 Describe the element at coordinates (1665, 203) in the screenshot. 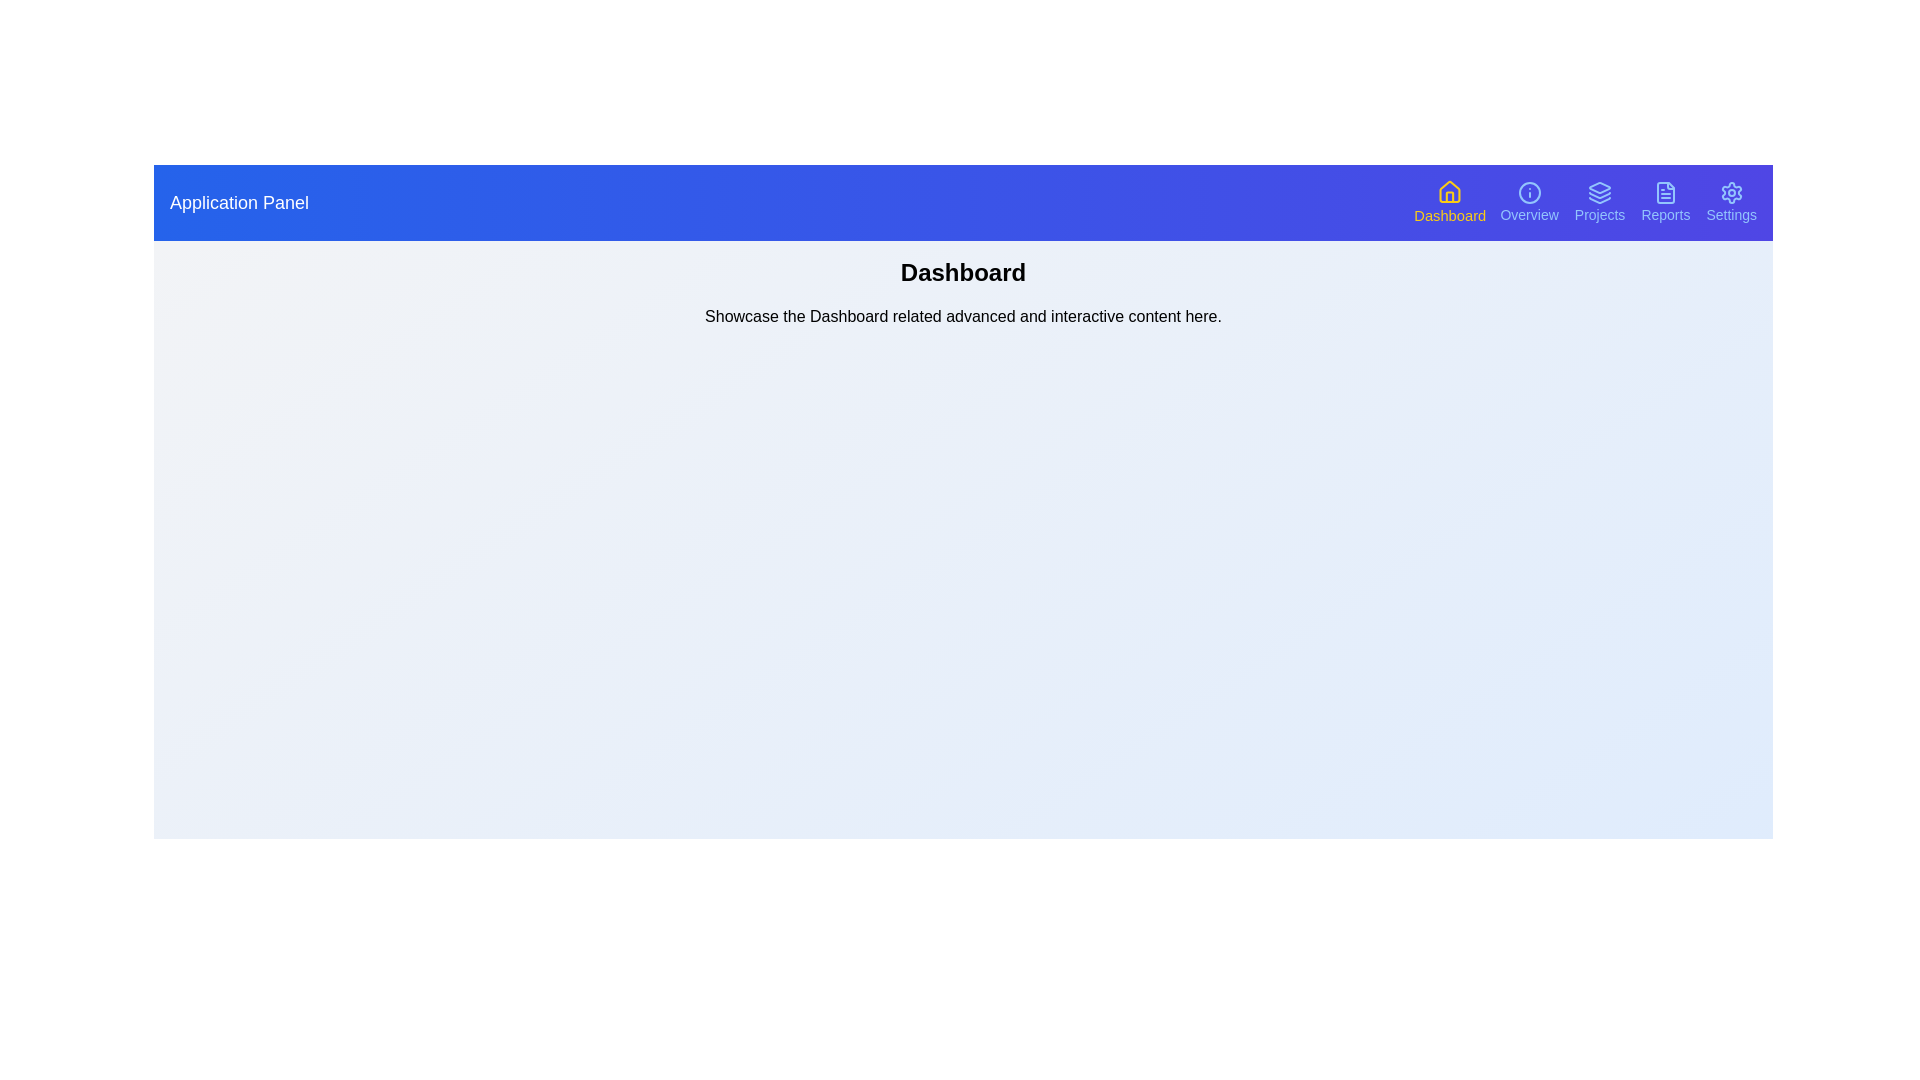

I see `the navigation button corresponding to Reports` at that location.